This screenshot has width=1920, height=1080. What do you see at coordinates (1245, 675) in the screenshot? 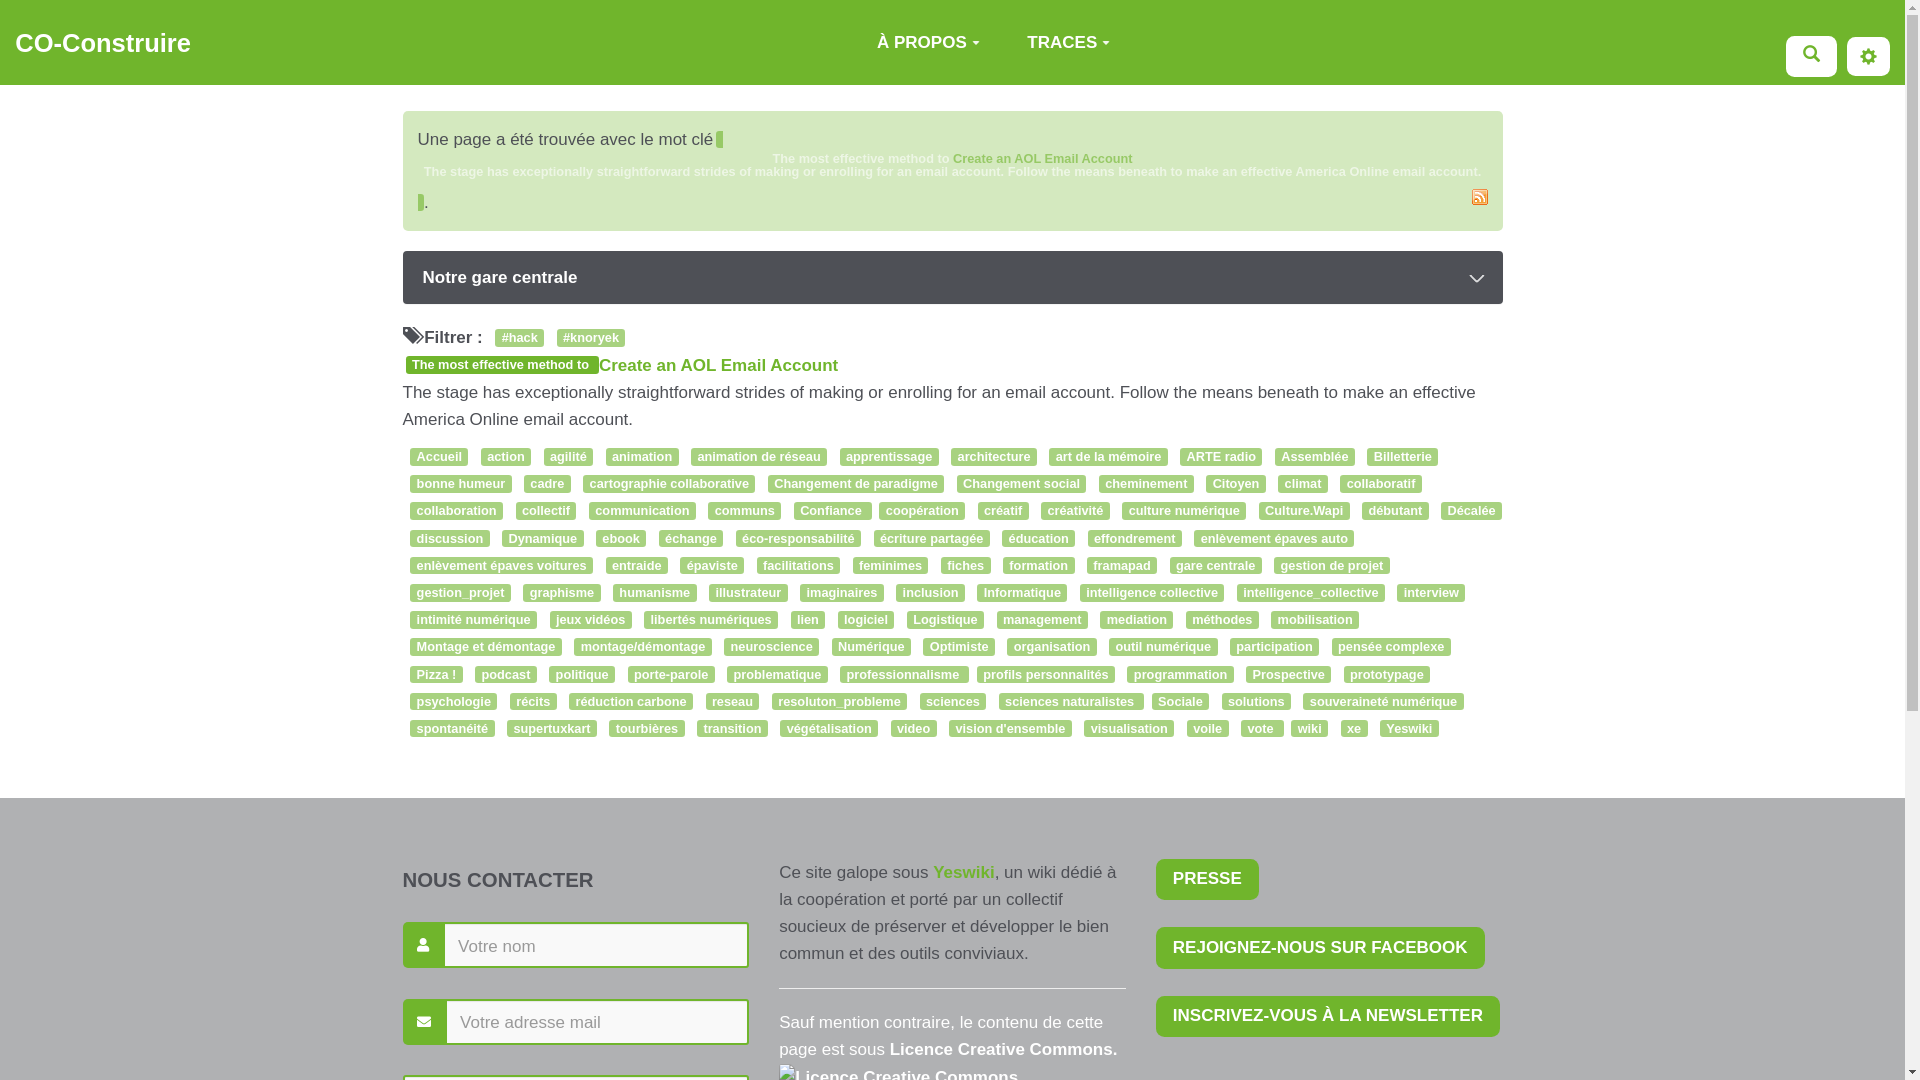
I see `'Prospective'` at bounding box center [1245, 675].